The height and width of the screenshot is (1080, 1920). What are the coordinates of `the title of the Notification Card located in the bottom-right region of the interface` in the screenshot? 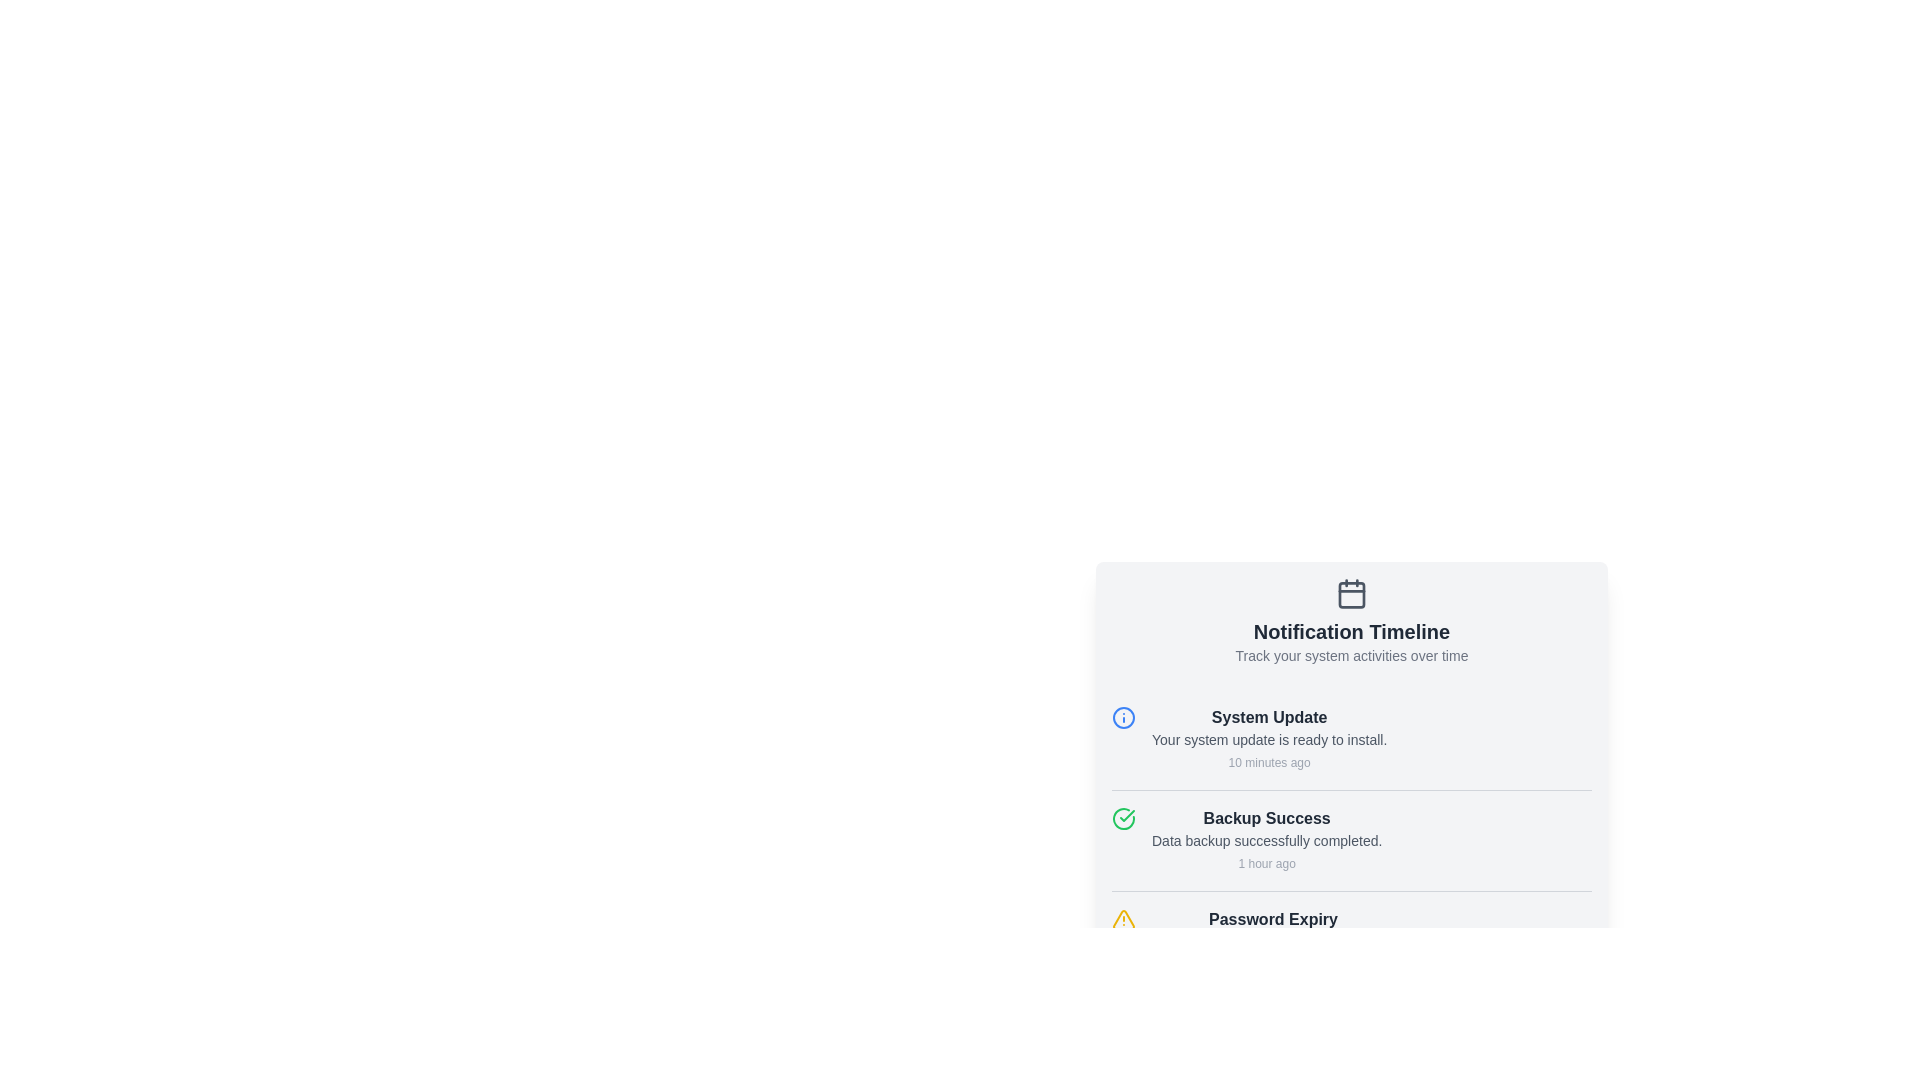 It's located at (1352, 721).